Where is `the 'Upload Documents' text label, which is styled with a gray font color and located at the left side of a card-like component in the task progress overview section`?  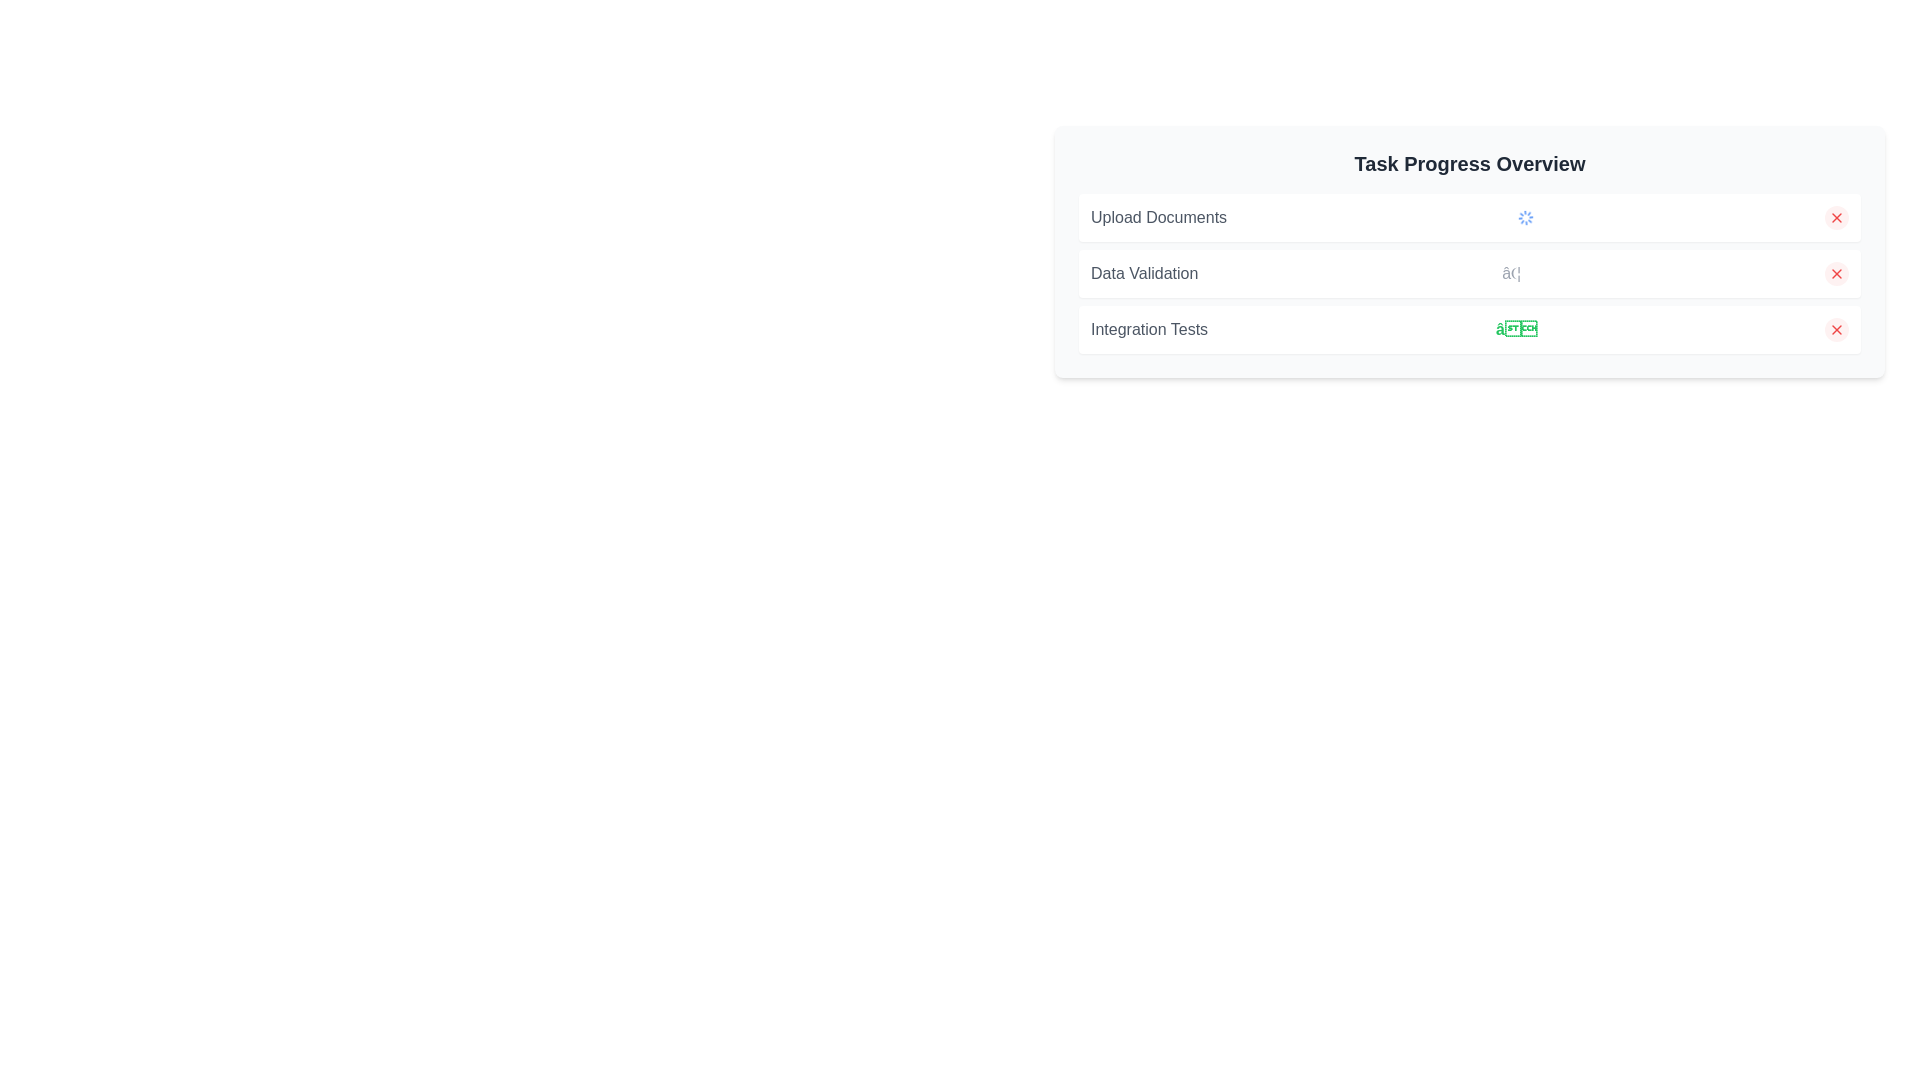
the 'Upload Documents' text label, which is styled with a gray font color and located at the left side of a card-like component in the task progress overview section is located at coordinates (1159, 218).